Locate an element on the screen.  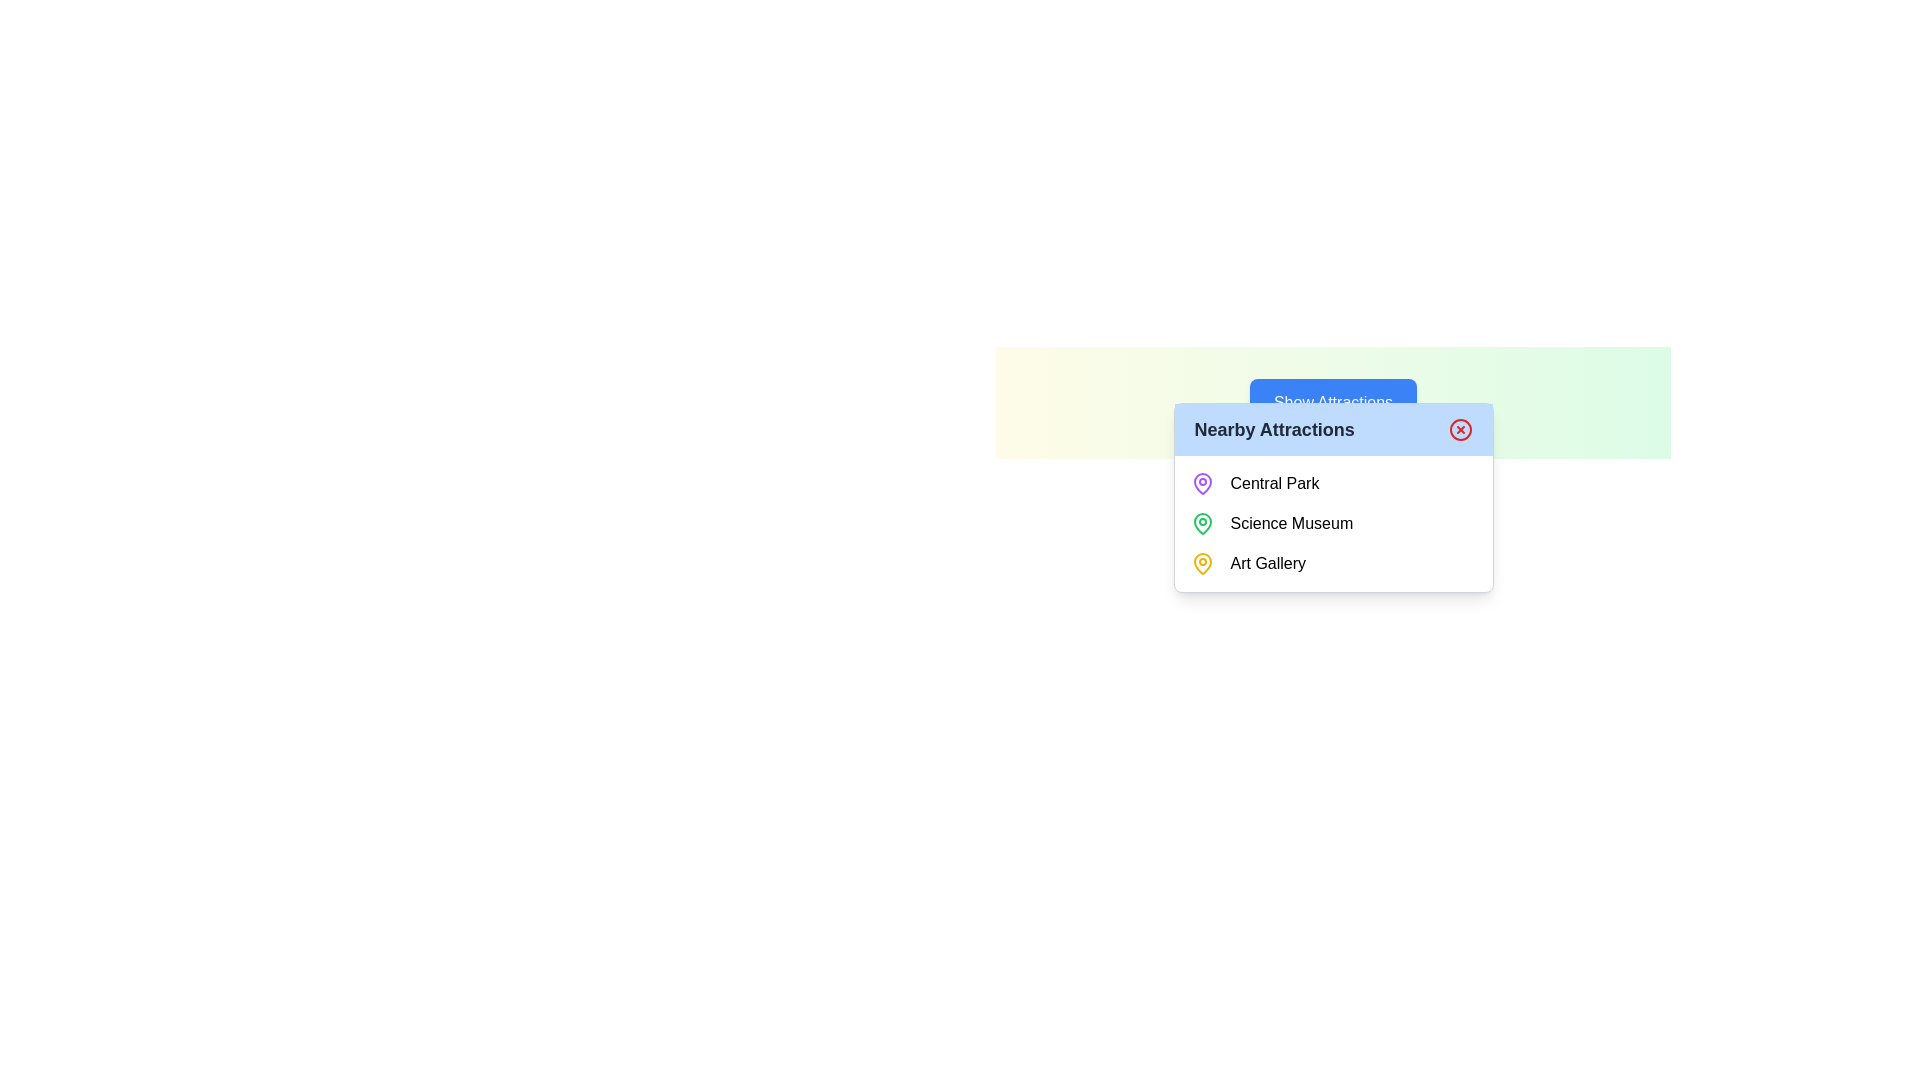
the rectangular button with rounded corners that has a blue background and white text reading 'Show Attractions' is located at coordinates (1333, 402).